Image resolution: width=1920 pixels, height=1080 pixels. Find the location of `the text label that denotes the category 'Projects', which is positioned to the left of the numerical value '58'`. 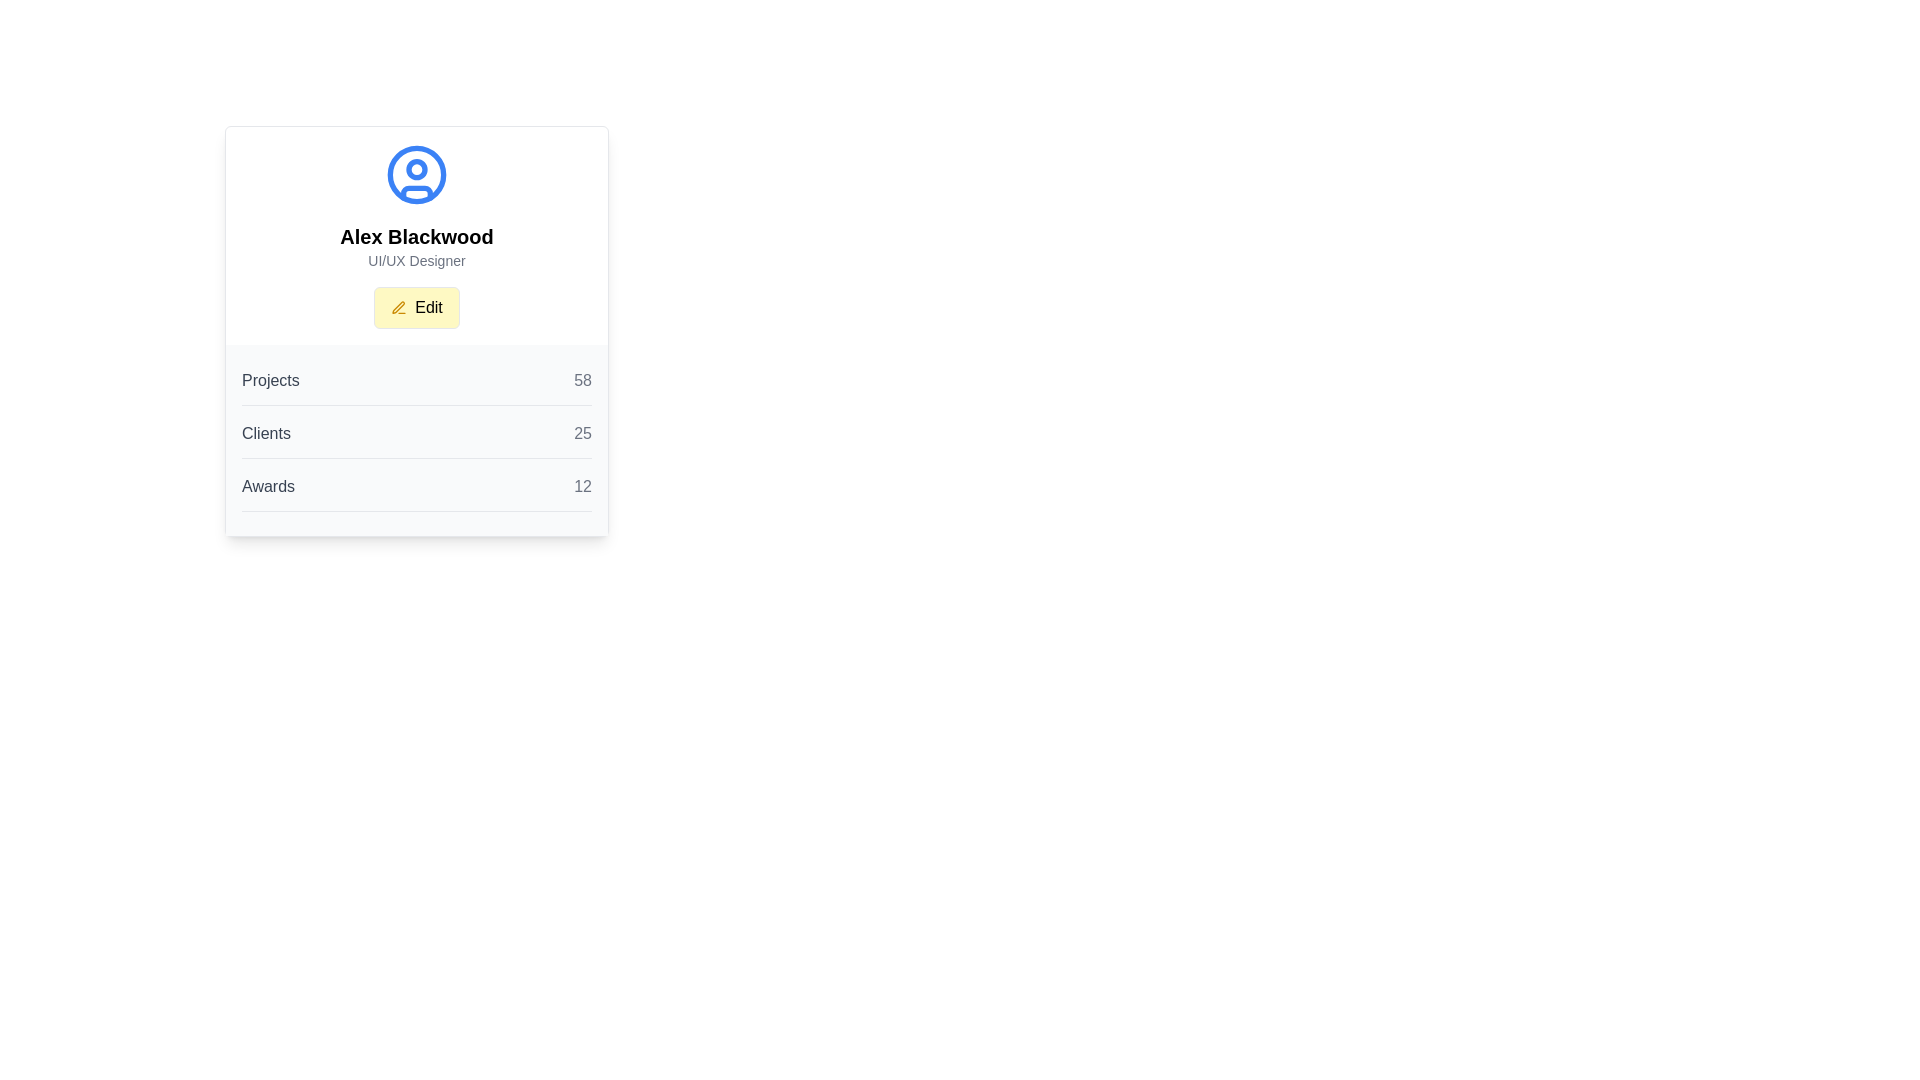

the text label that denotes the category 'Projects', which is positioned to the left of the numerical value '58' is located at coordinates (269, 381).